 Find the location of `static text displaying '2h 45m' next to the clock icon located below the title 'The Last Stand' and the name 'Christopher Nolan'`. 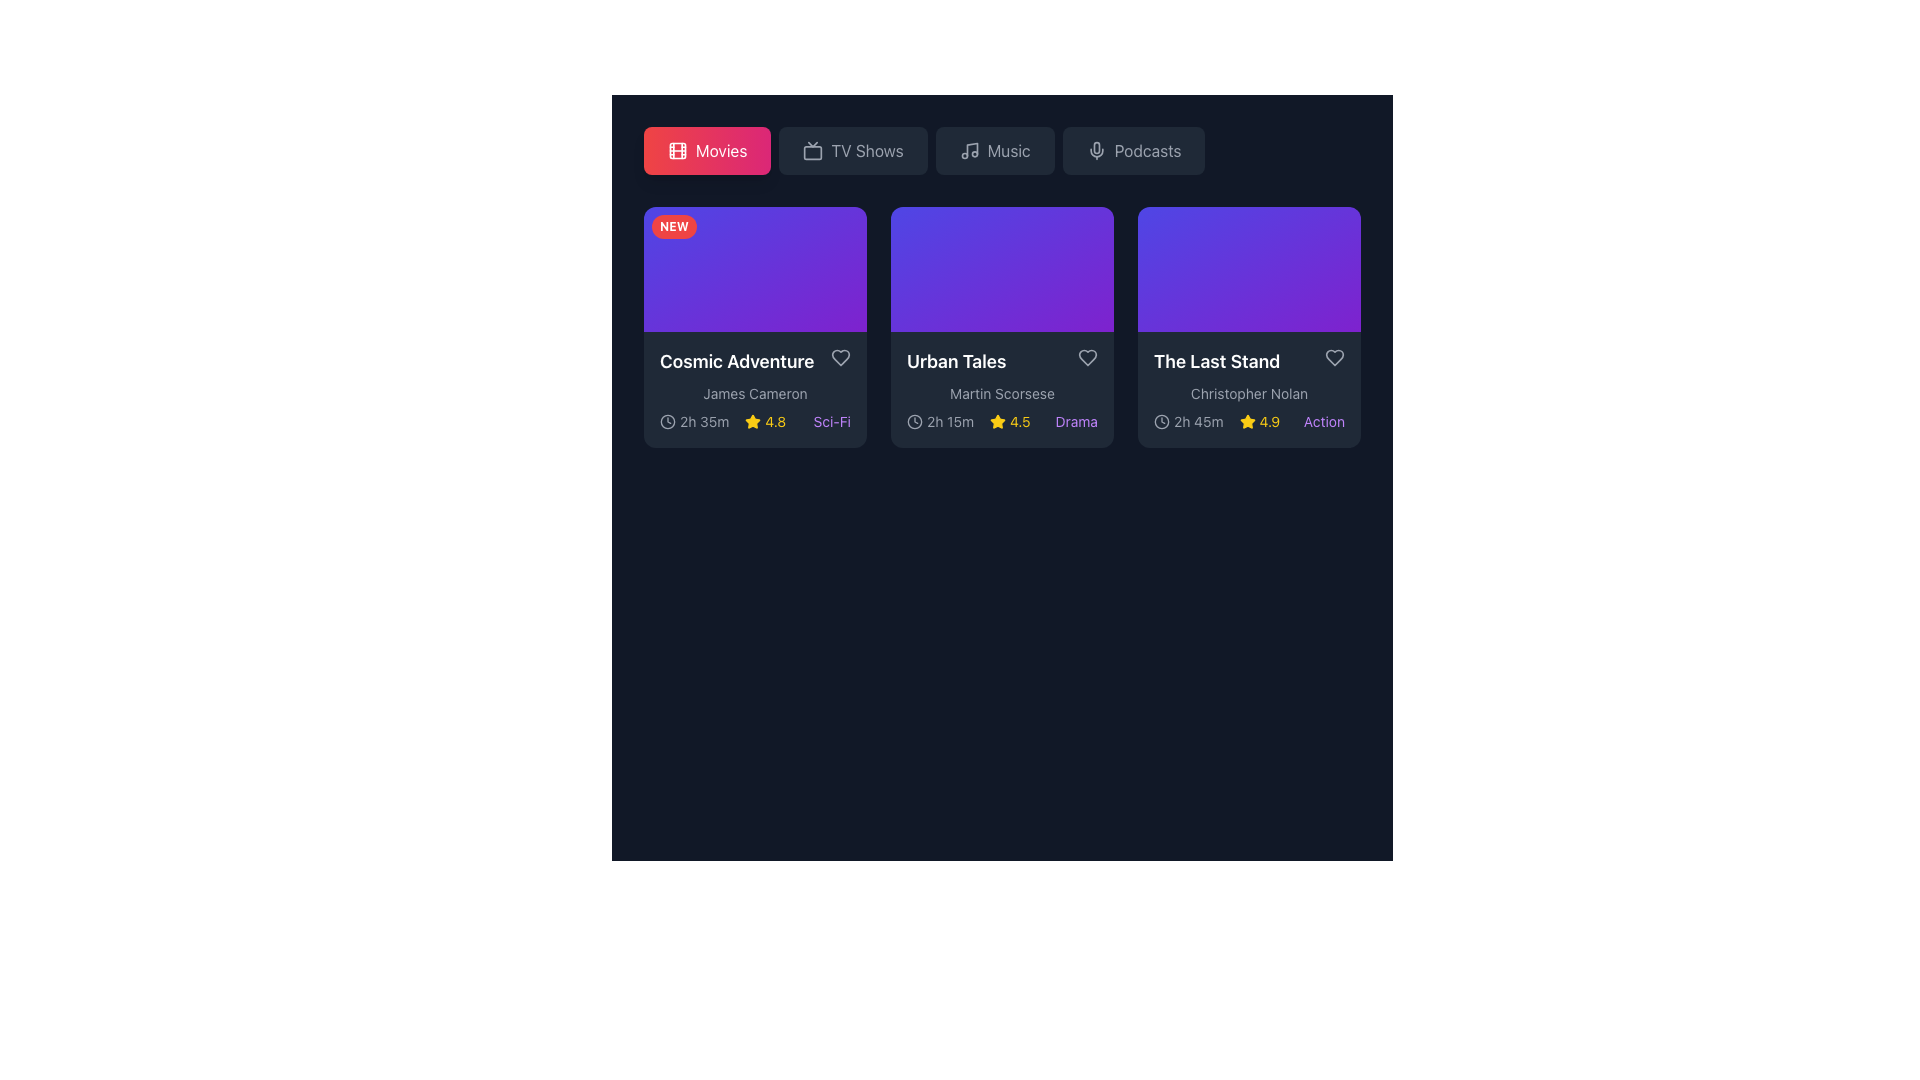

static text displaying '2h 45m' next to the clock icon located below the title 'The Last Stand' and the name 'Christopher Nolan' is located at coordinates (1188, 421).